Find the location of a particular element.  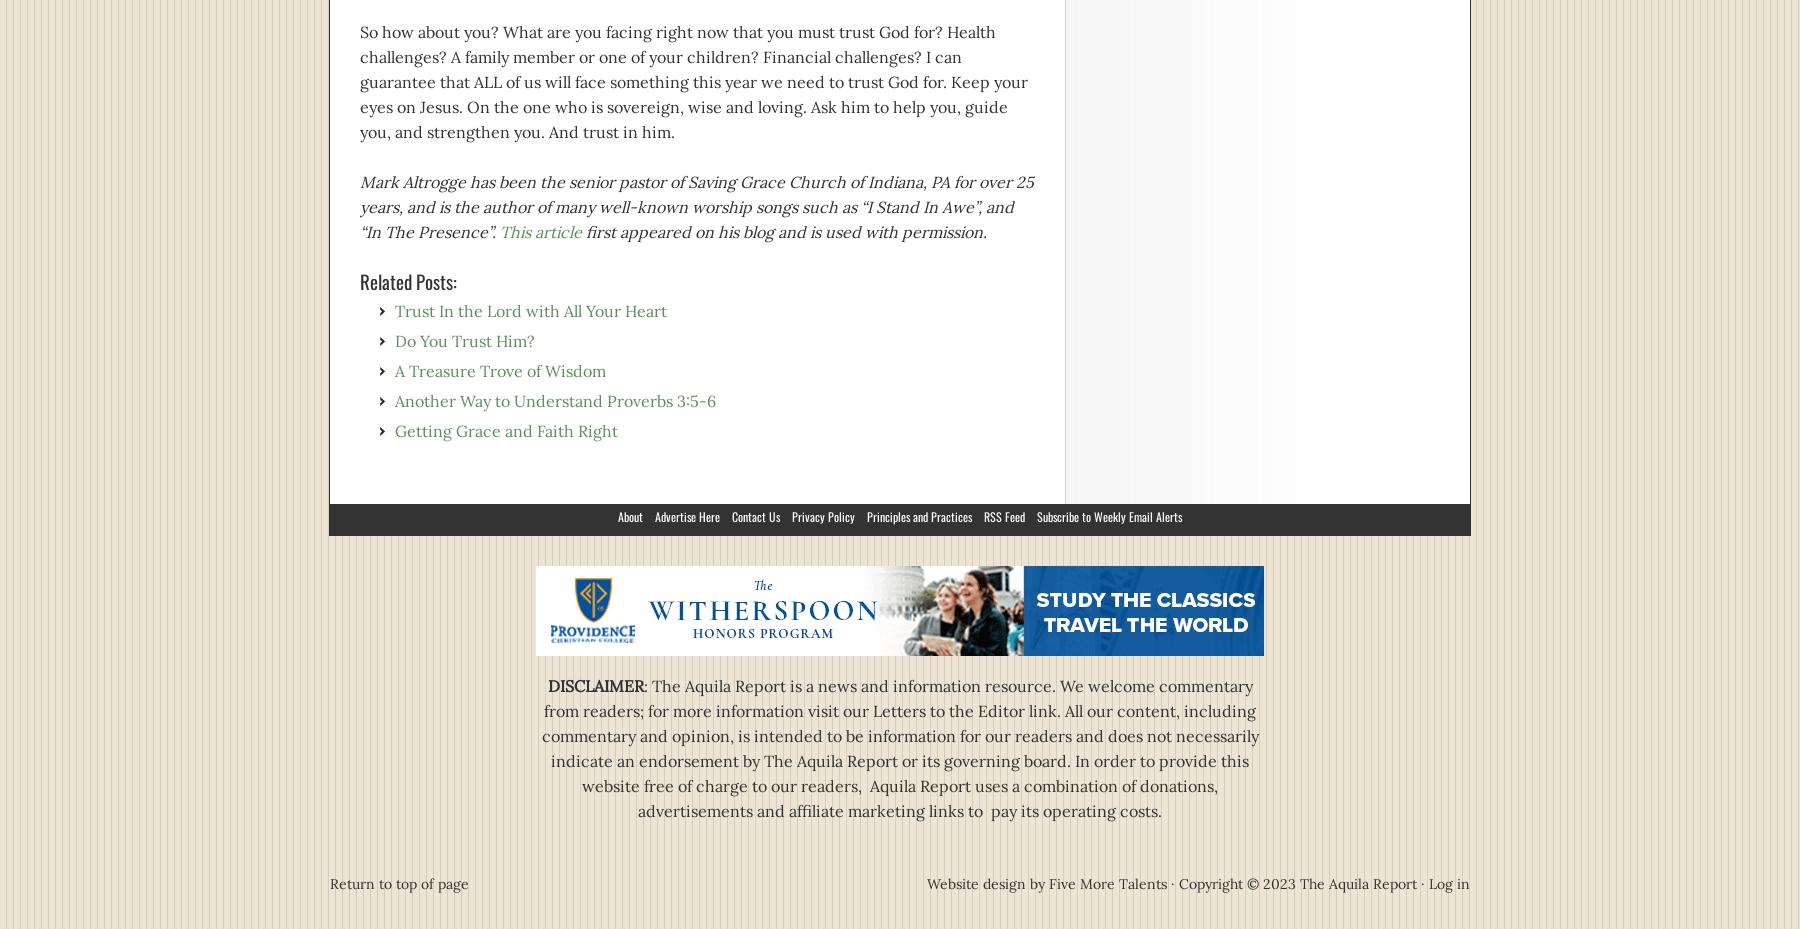

'Getting Grace and Faith Right' is located at coordinates (505, 429).